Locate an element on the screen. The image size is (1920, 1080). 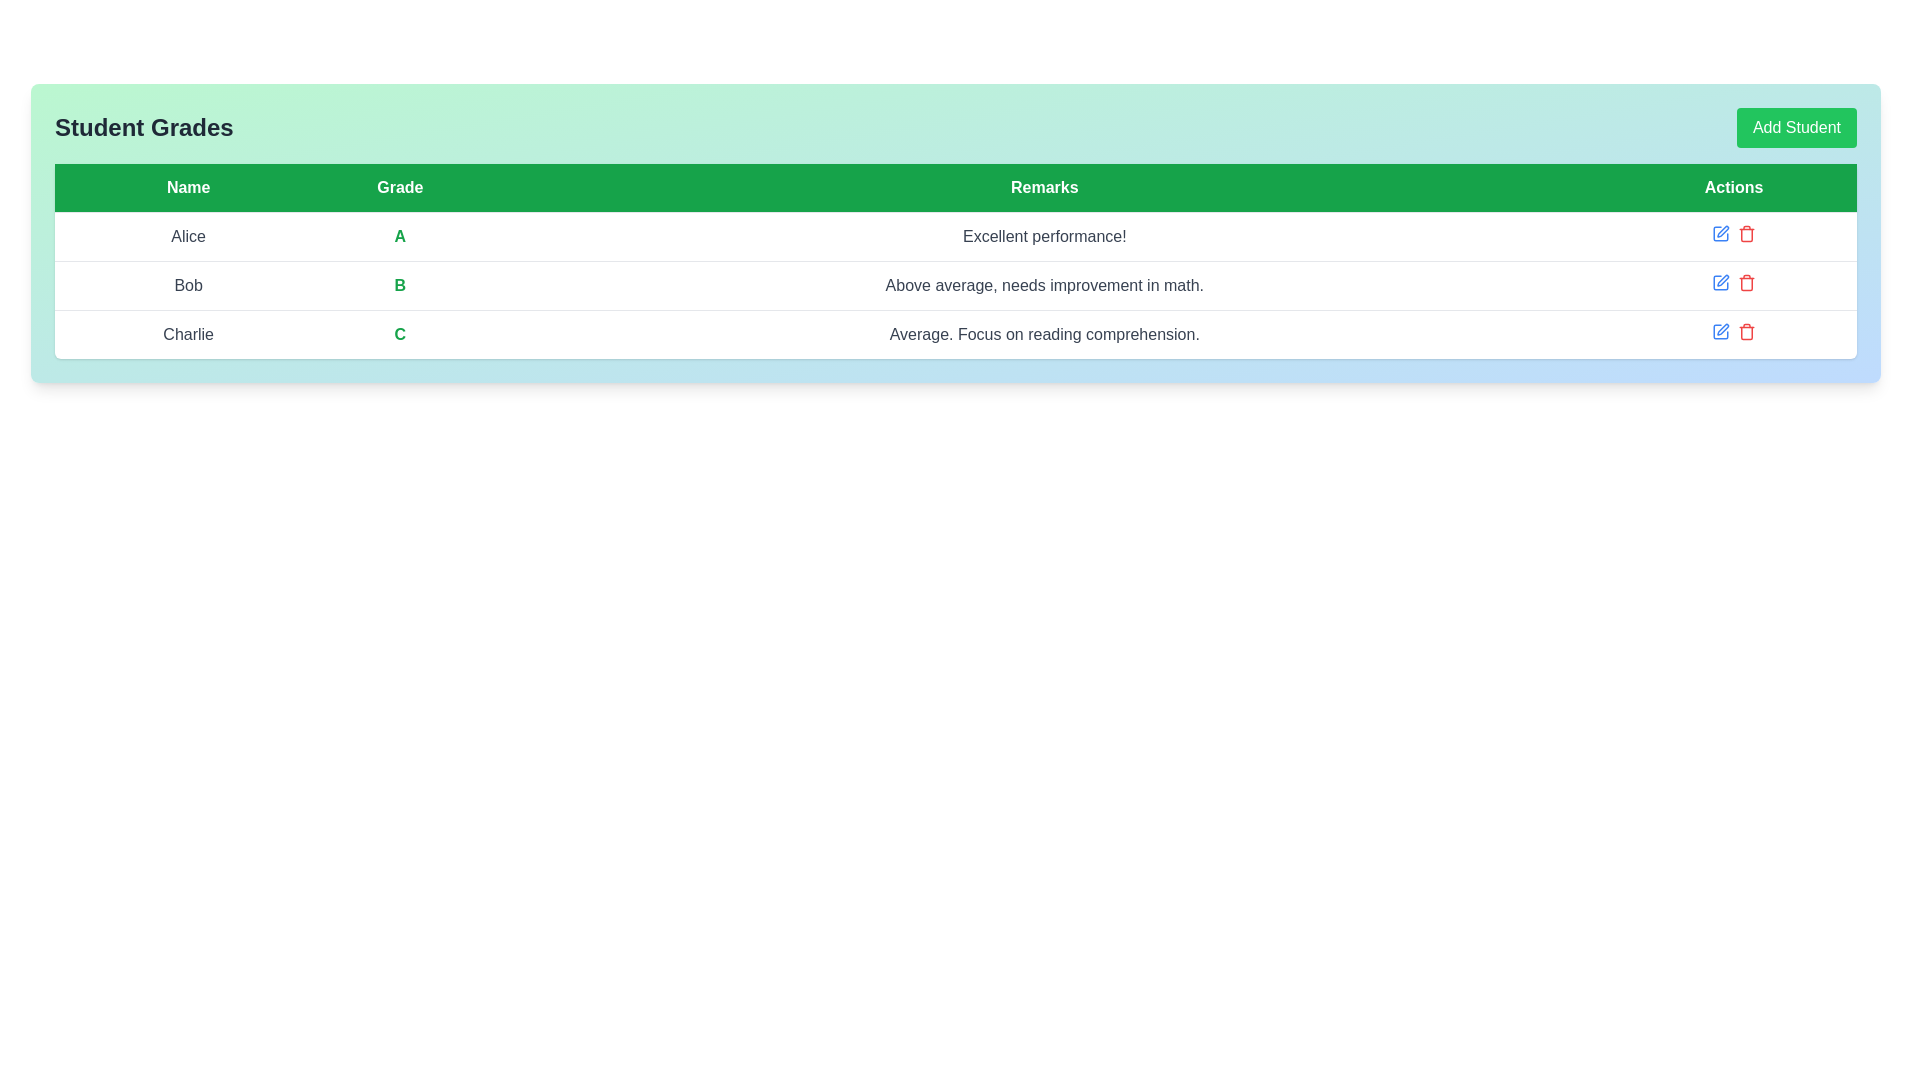
the bold, green-colored uppercase letter 'C' in the second cell of the grade column for the student 'Charlie' in the table is located at coordinates (400, 333).